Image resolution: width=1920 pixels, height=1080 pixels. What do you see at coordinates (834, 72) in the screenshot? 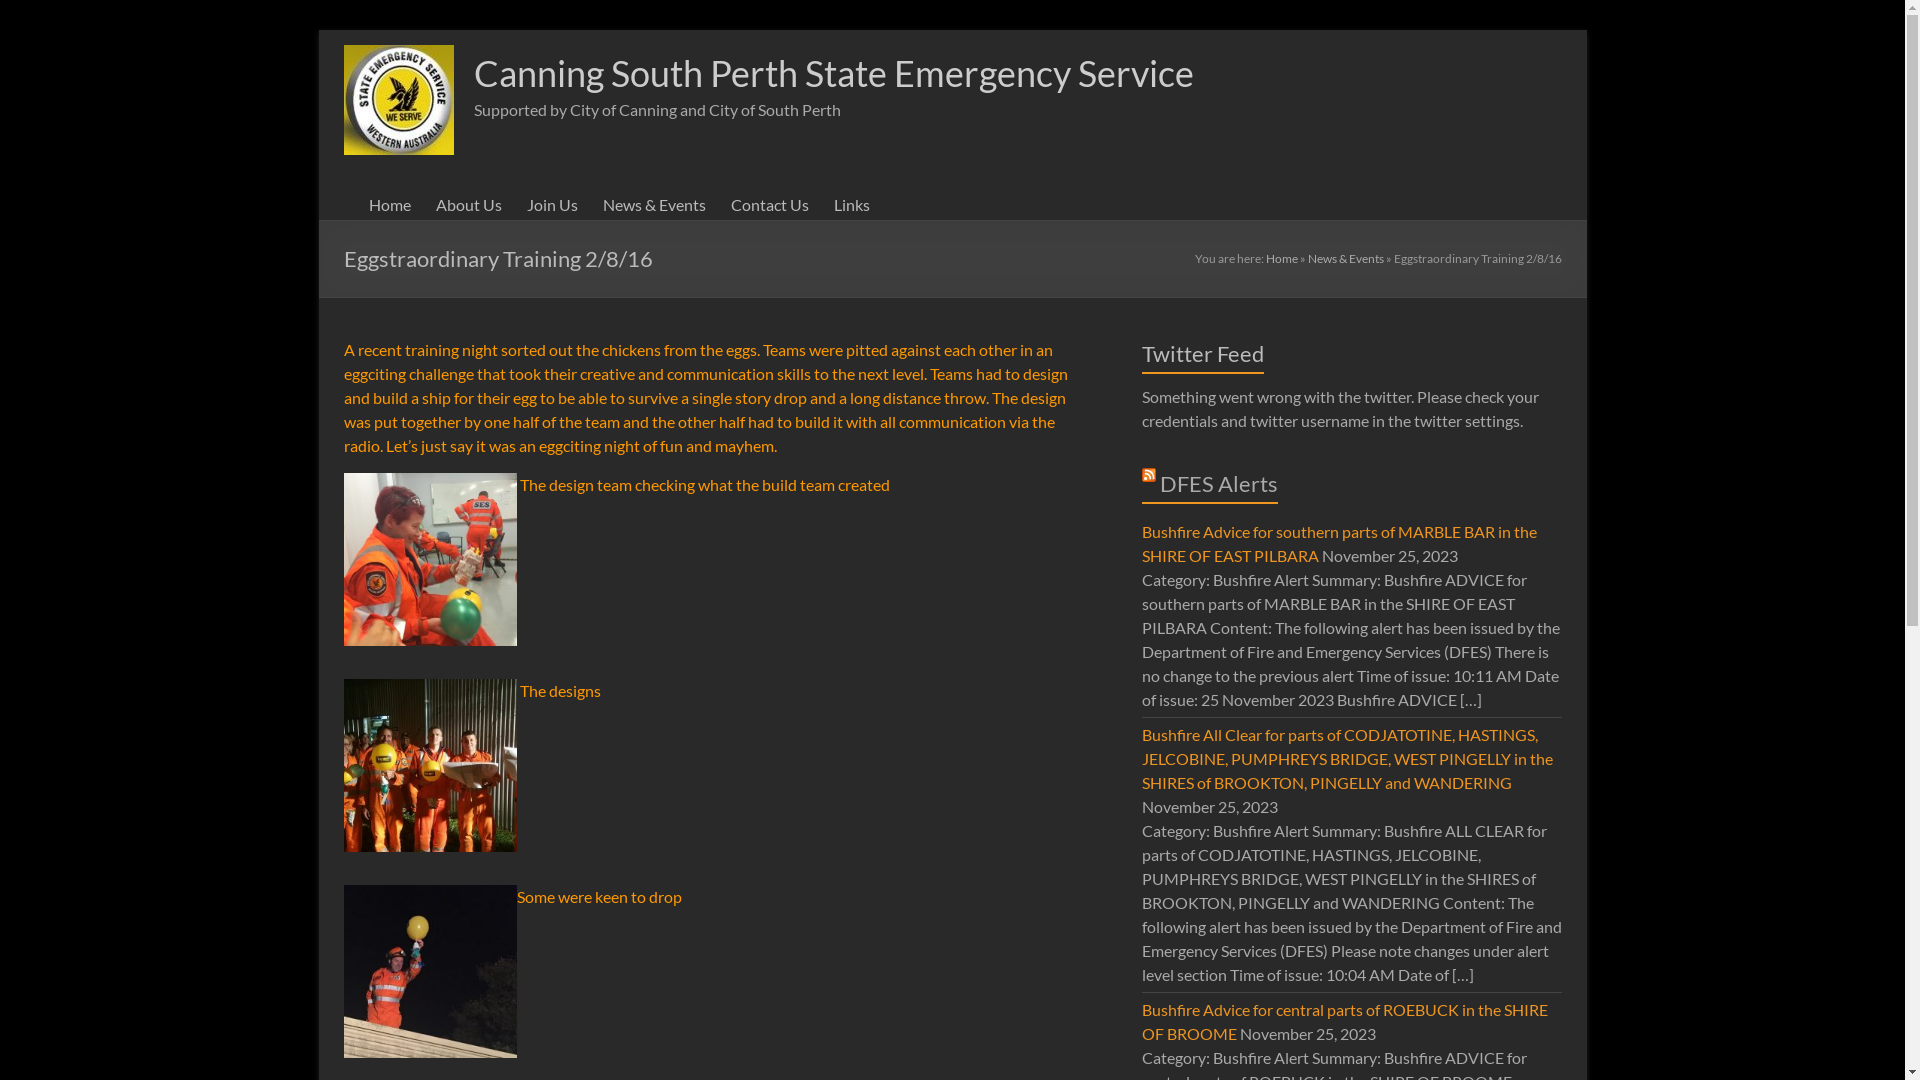
I see `'Canning South Perth State Emergency Service'` at bounding box center [834, 72].